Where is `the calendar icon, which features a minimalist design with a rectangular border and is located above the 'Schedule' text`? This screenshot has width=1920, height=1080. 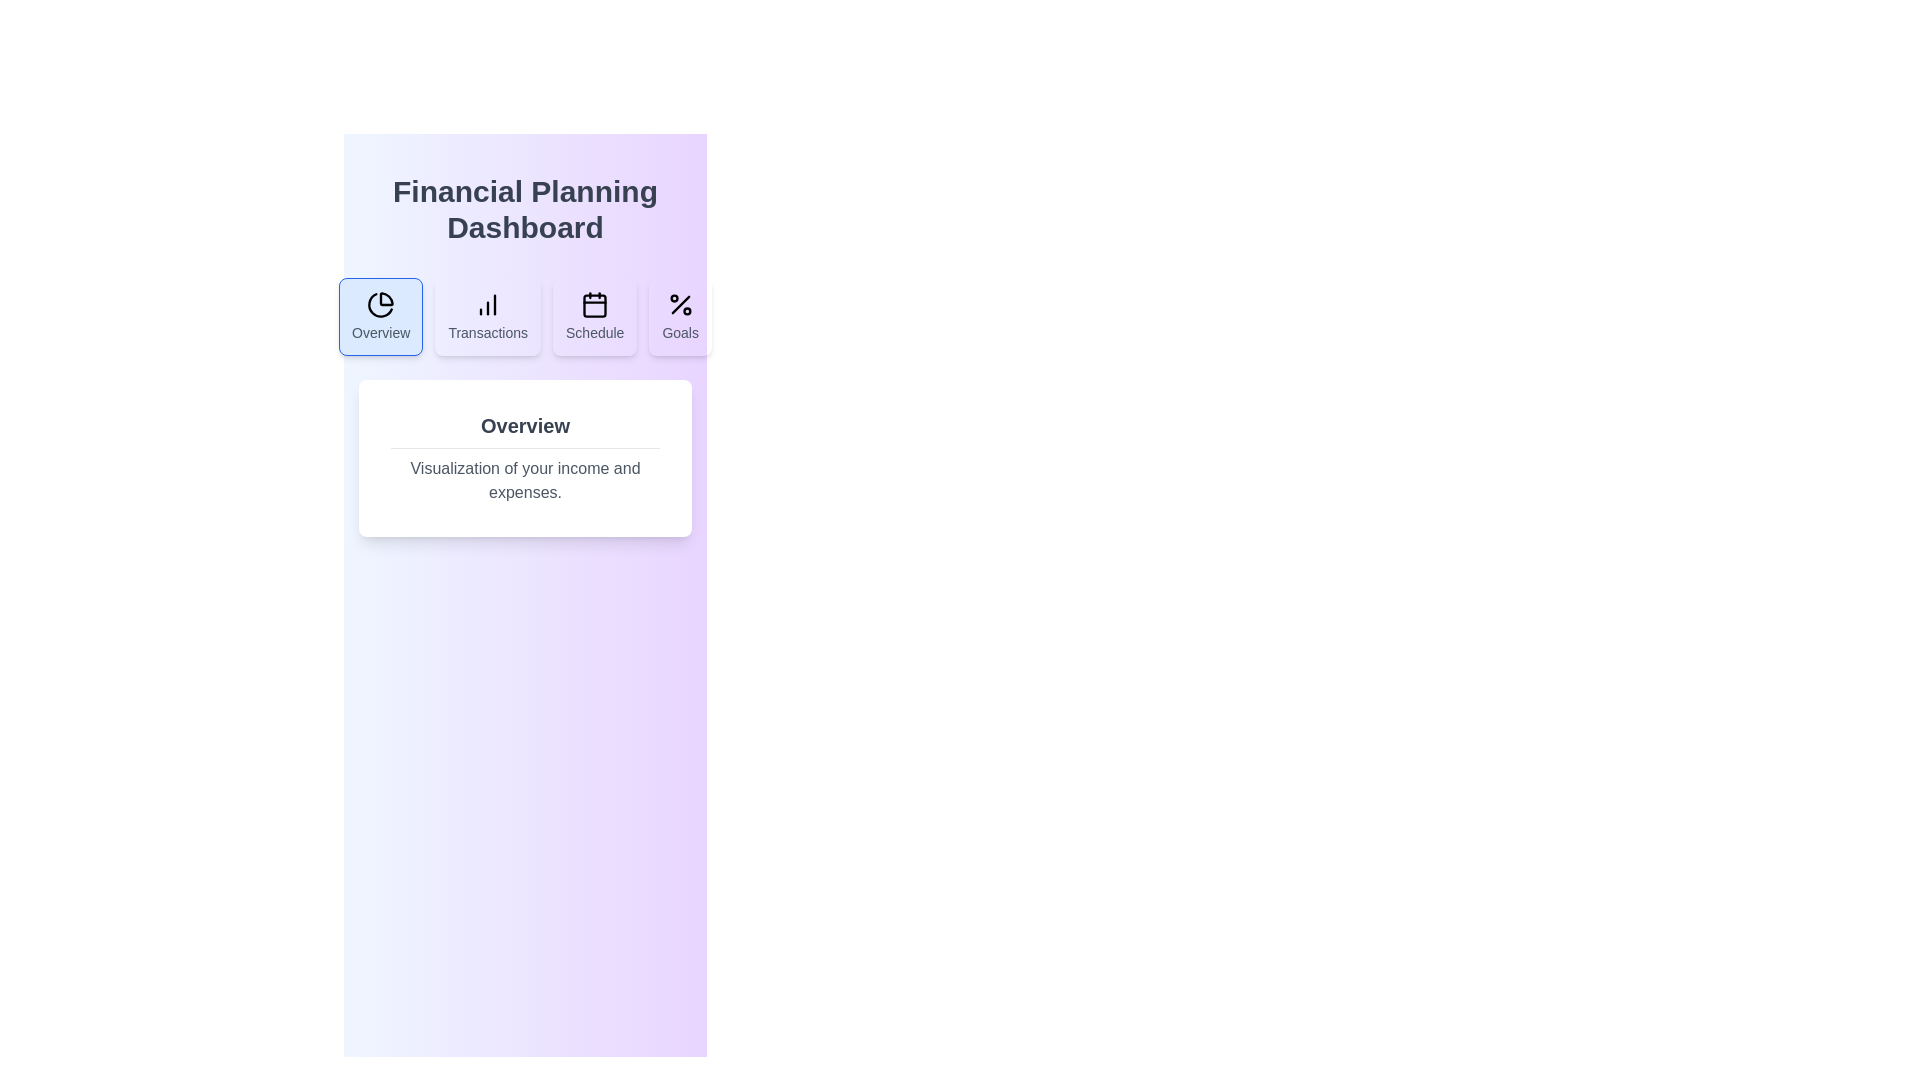 the calendar icon, which features a minimalist design with a rectangular border and is located above the 'Schedule' text is located at coordinates (594, 304).